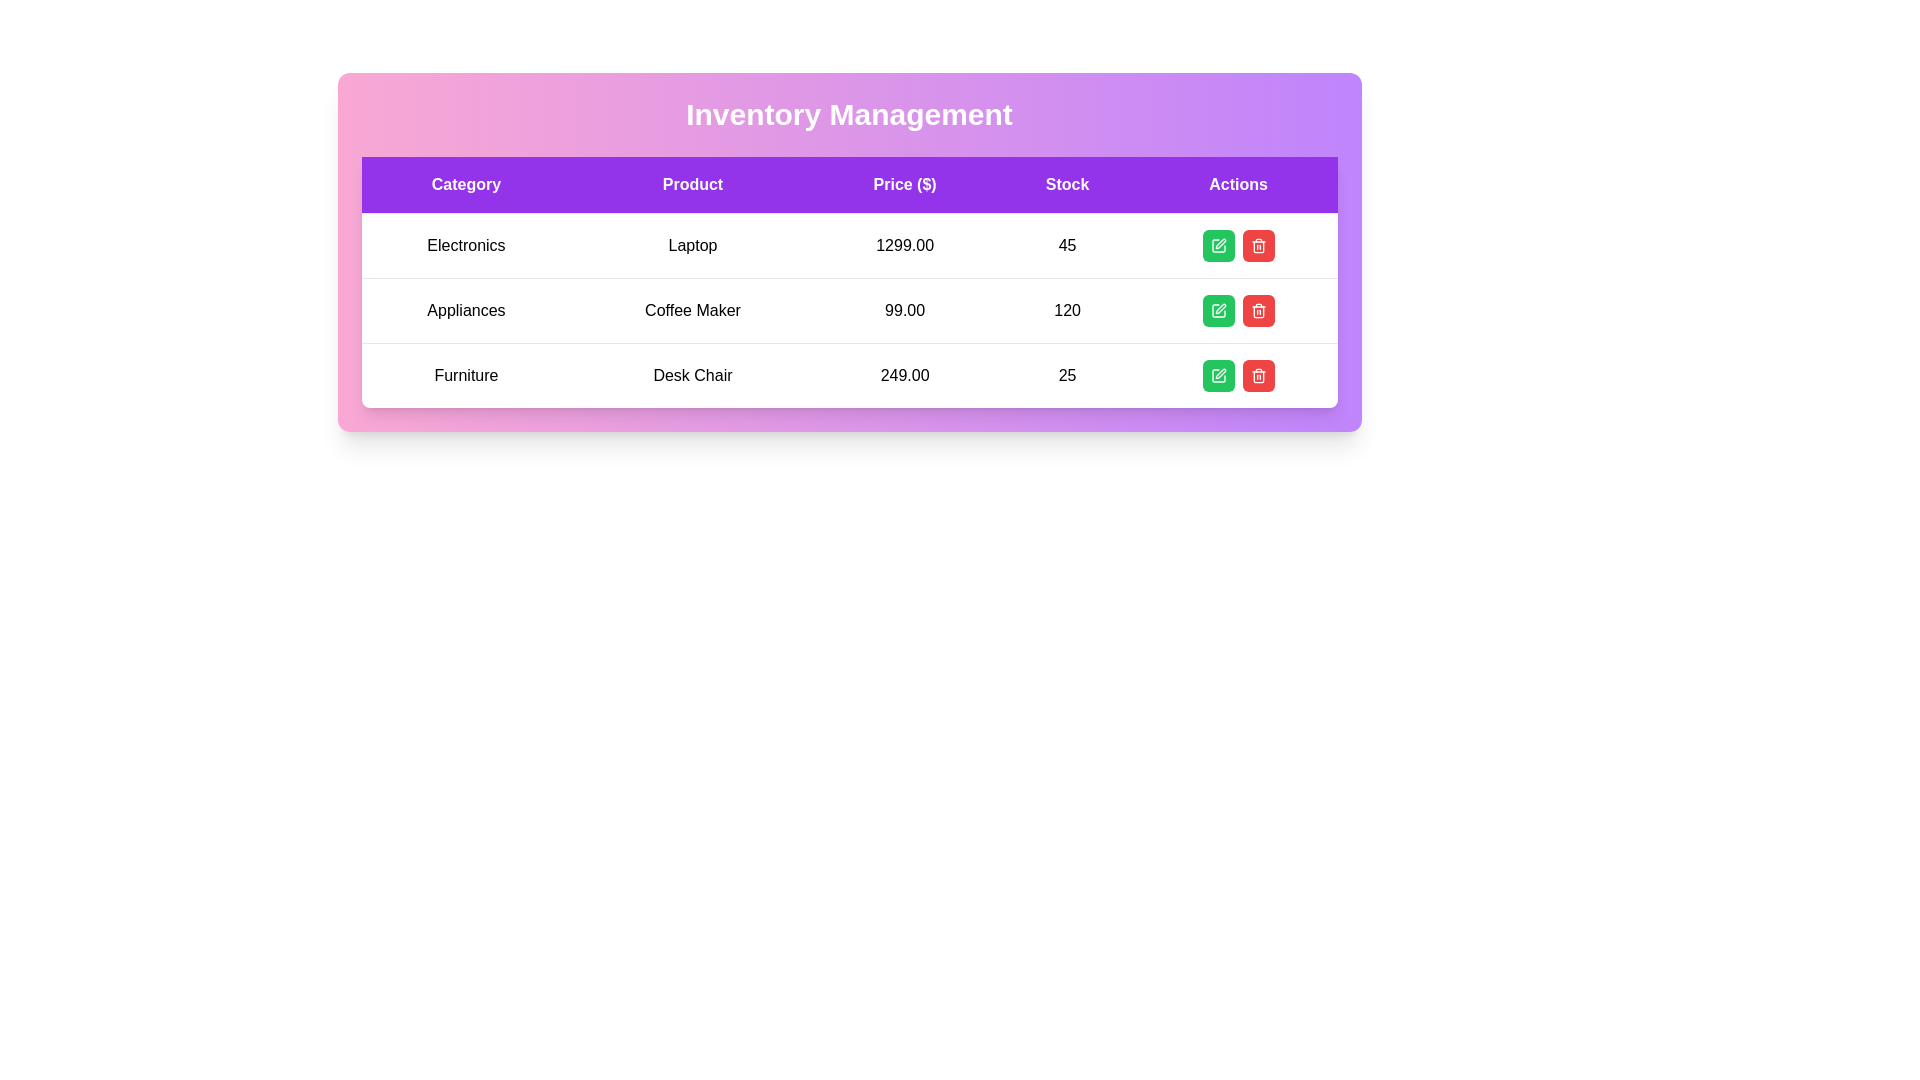 Image resolution: width=1920 pixels, height=1080 pixels. I want to click on the trash bin icon inside the red delete button in the 'Actions' column of the second row for 'Appliances - Coffee Maker', so click(1257, 246).